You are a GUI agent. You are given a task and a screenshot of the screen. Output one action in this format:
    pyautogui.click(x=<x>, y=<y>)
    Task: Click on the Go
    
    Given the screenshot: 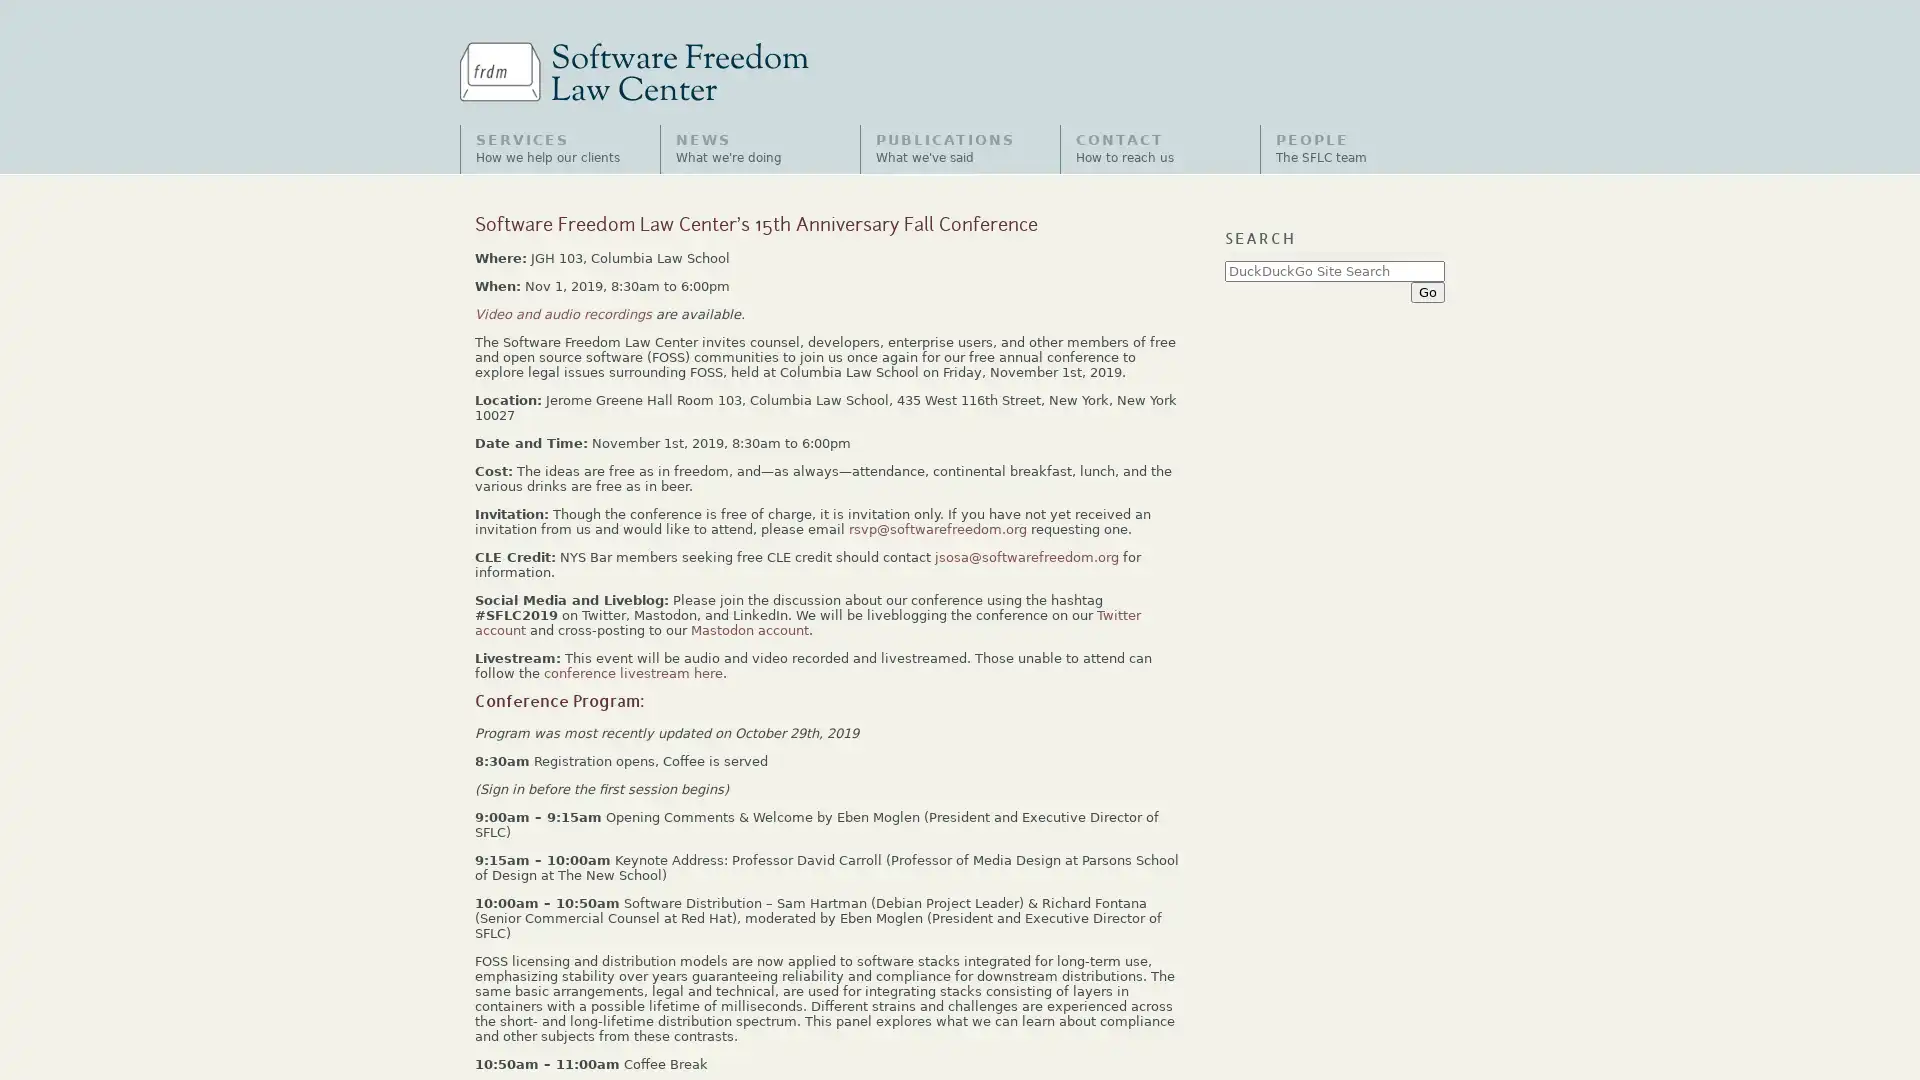 What is the action you would take?
    pyautogui.click(x=1426, y=291)
    